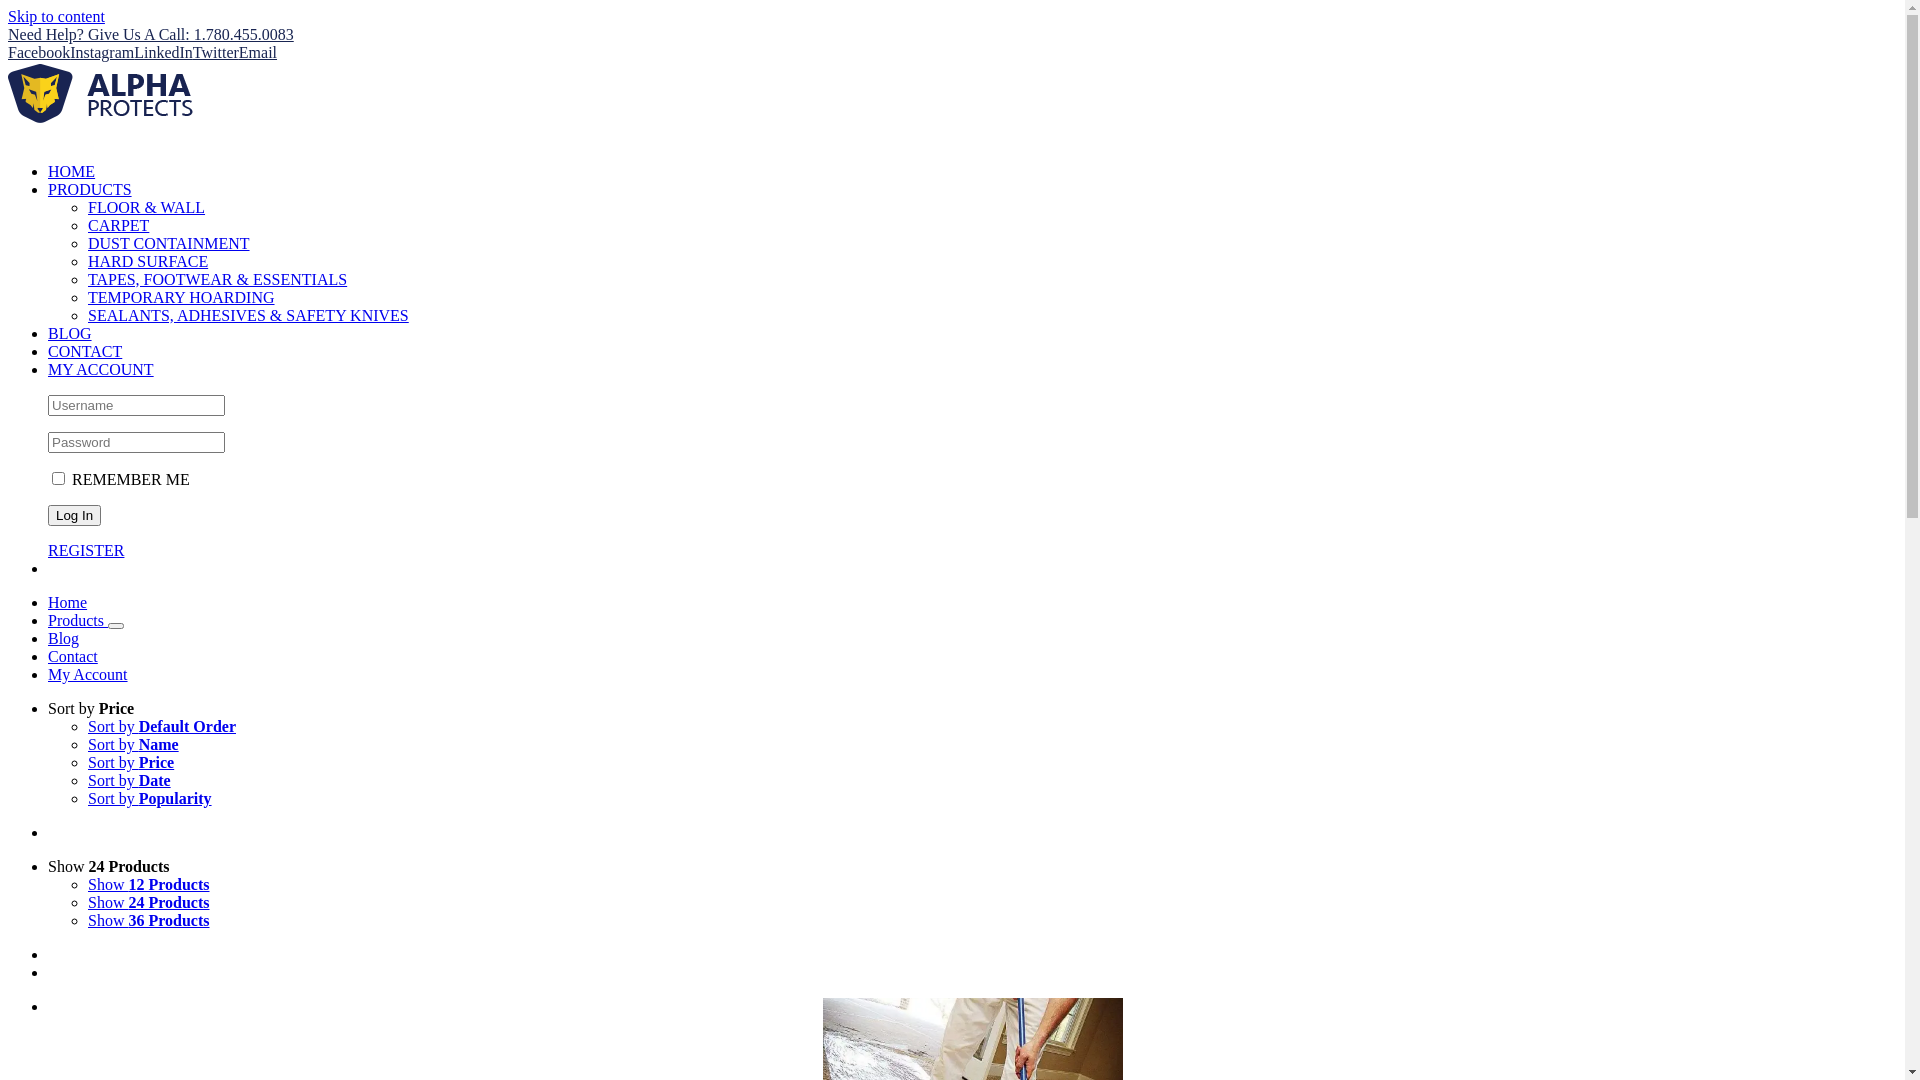  Describe the element at coordinates (149, 34) in the screenshot. I see `'Need Help? Give Us A Call: 1.780.455.0083'` at that location.